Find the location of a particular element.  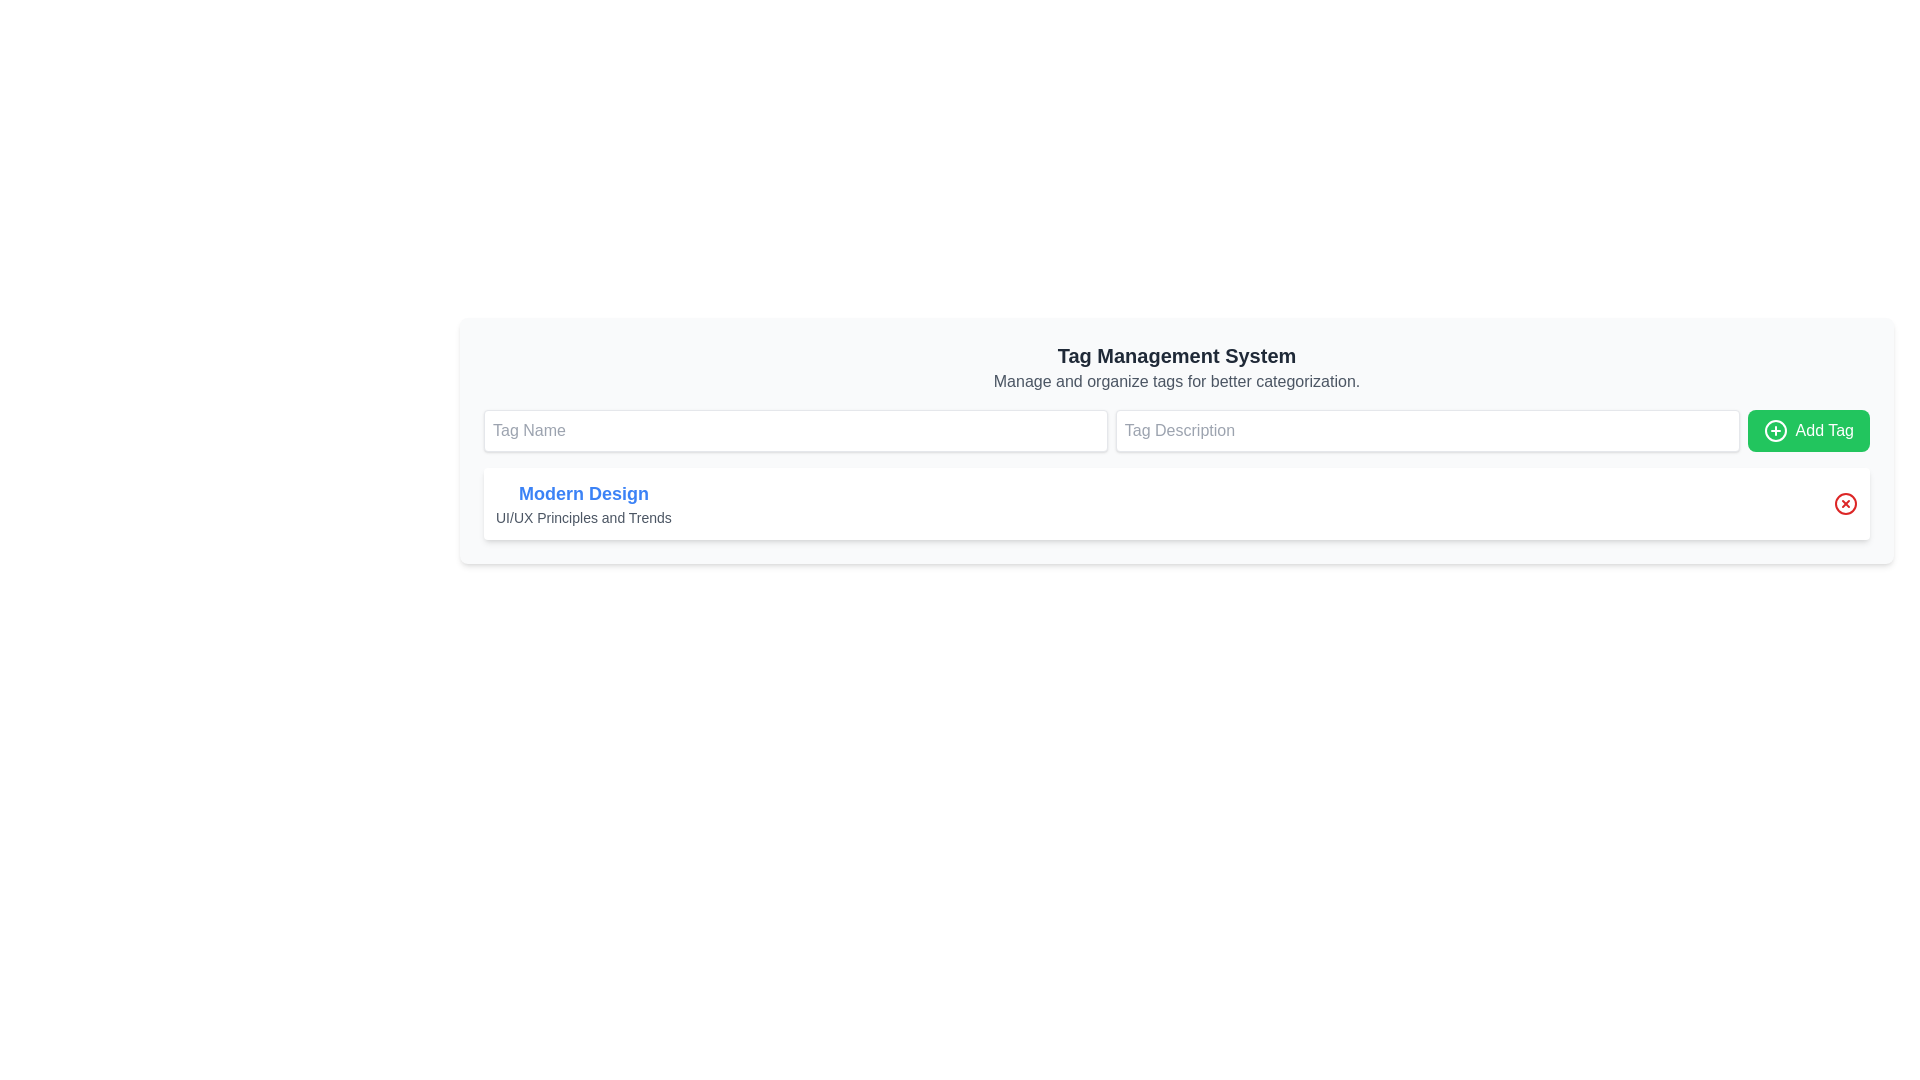

the 'Tag Management System' text label, which serves as a prominent header indicating the primary purpose of the section is located at coordinates (1176, 354).